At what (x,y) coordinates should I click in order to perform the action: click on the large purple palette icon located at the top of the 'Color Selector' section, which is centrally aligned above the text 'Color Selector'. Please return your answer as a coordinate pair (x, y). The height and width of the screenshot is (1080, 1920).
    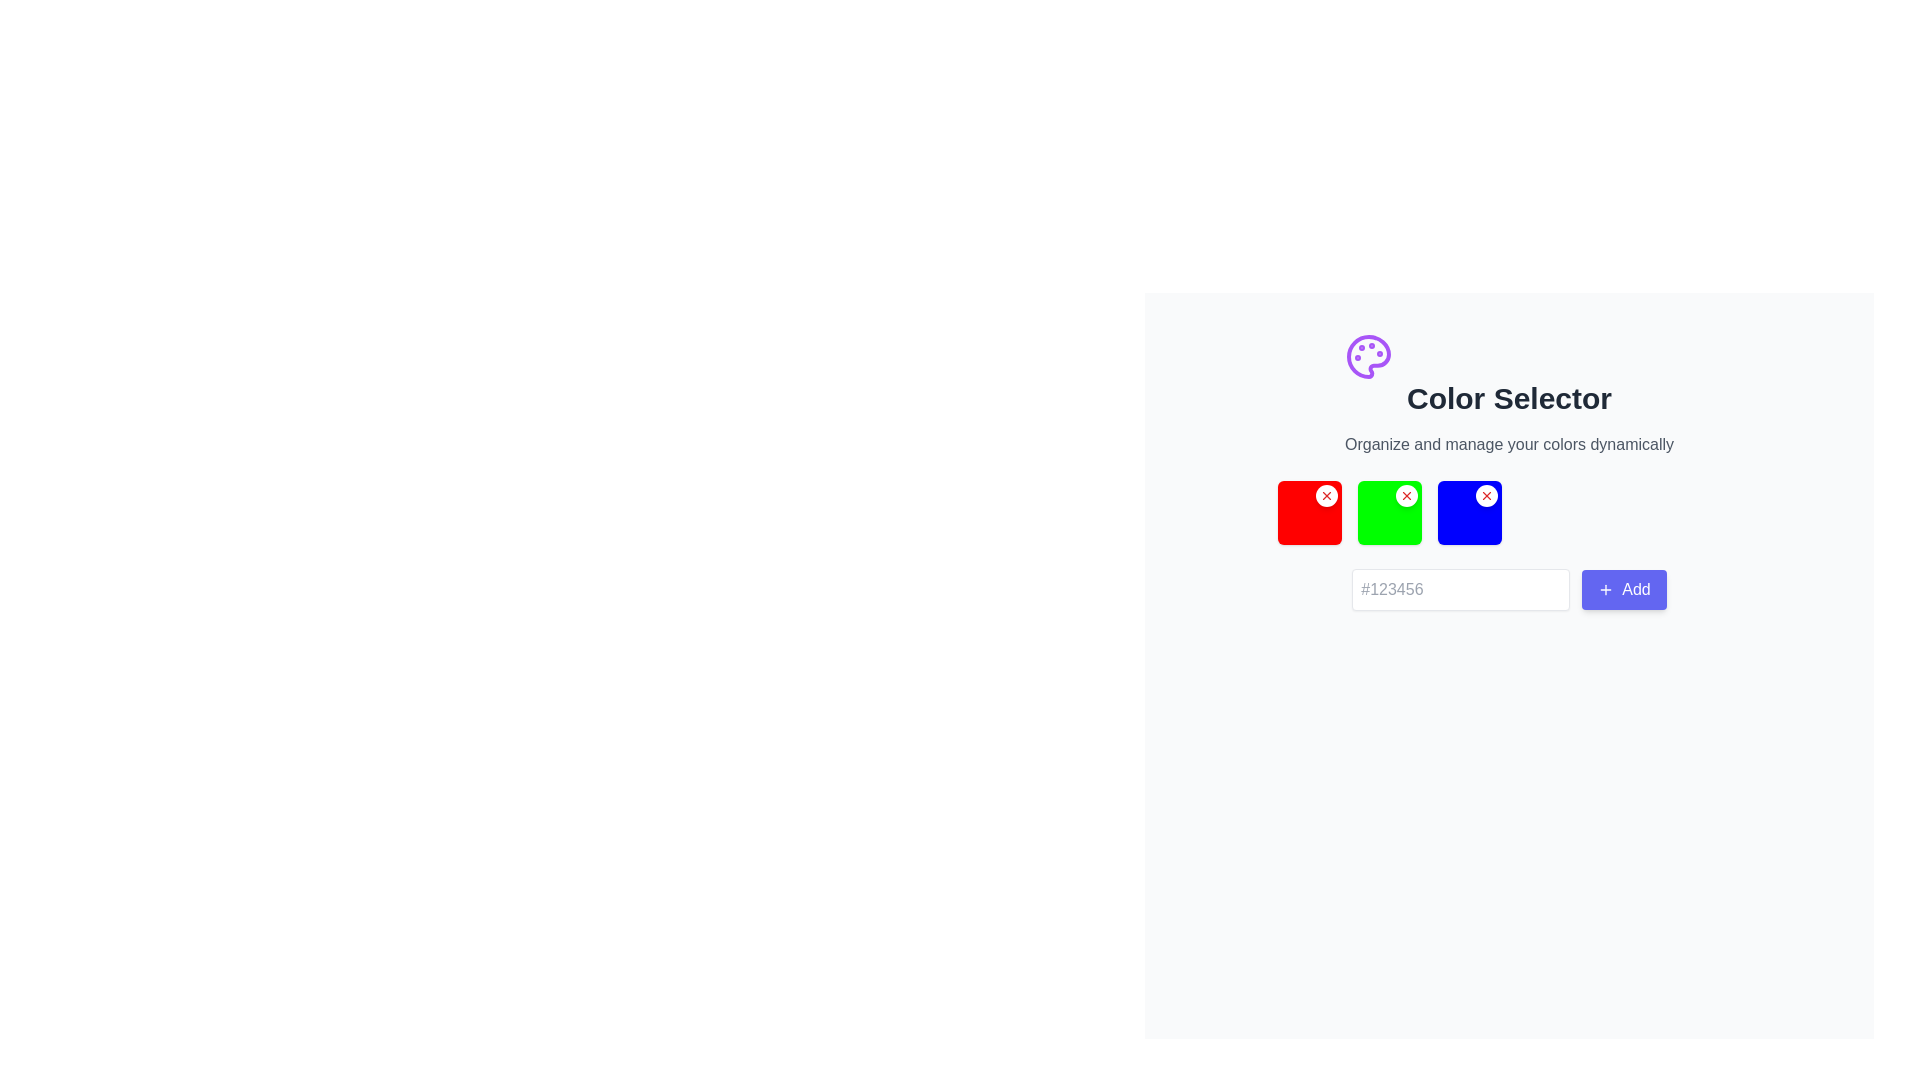
    Looking at the image, I should click on (1367, 356).